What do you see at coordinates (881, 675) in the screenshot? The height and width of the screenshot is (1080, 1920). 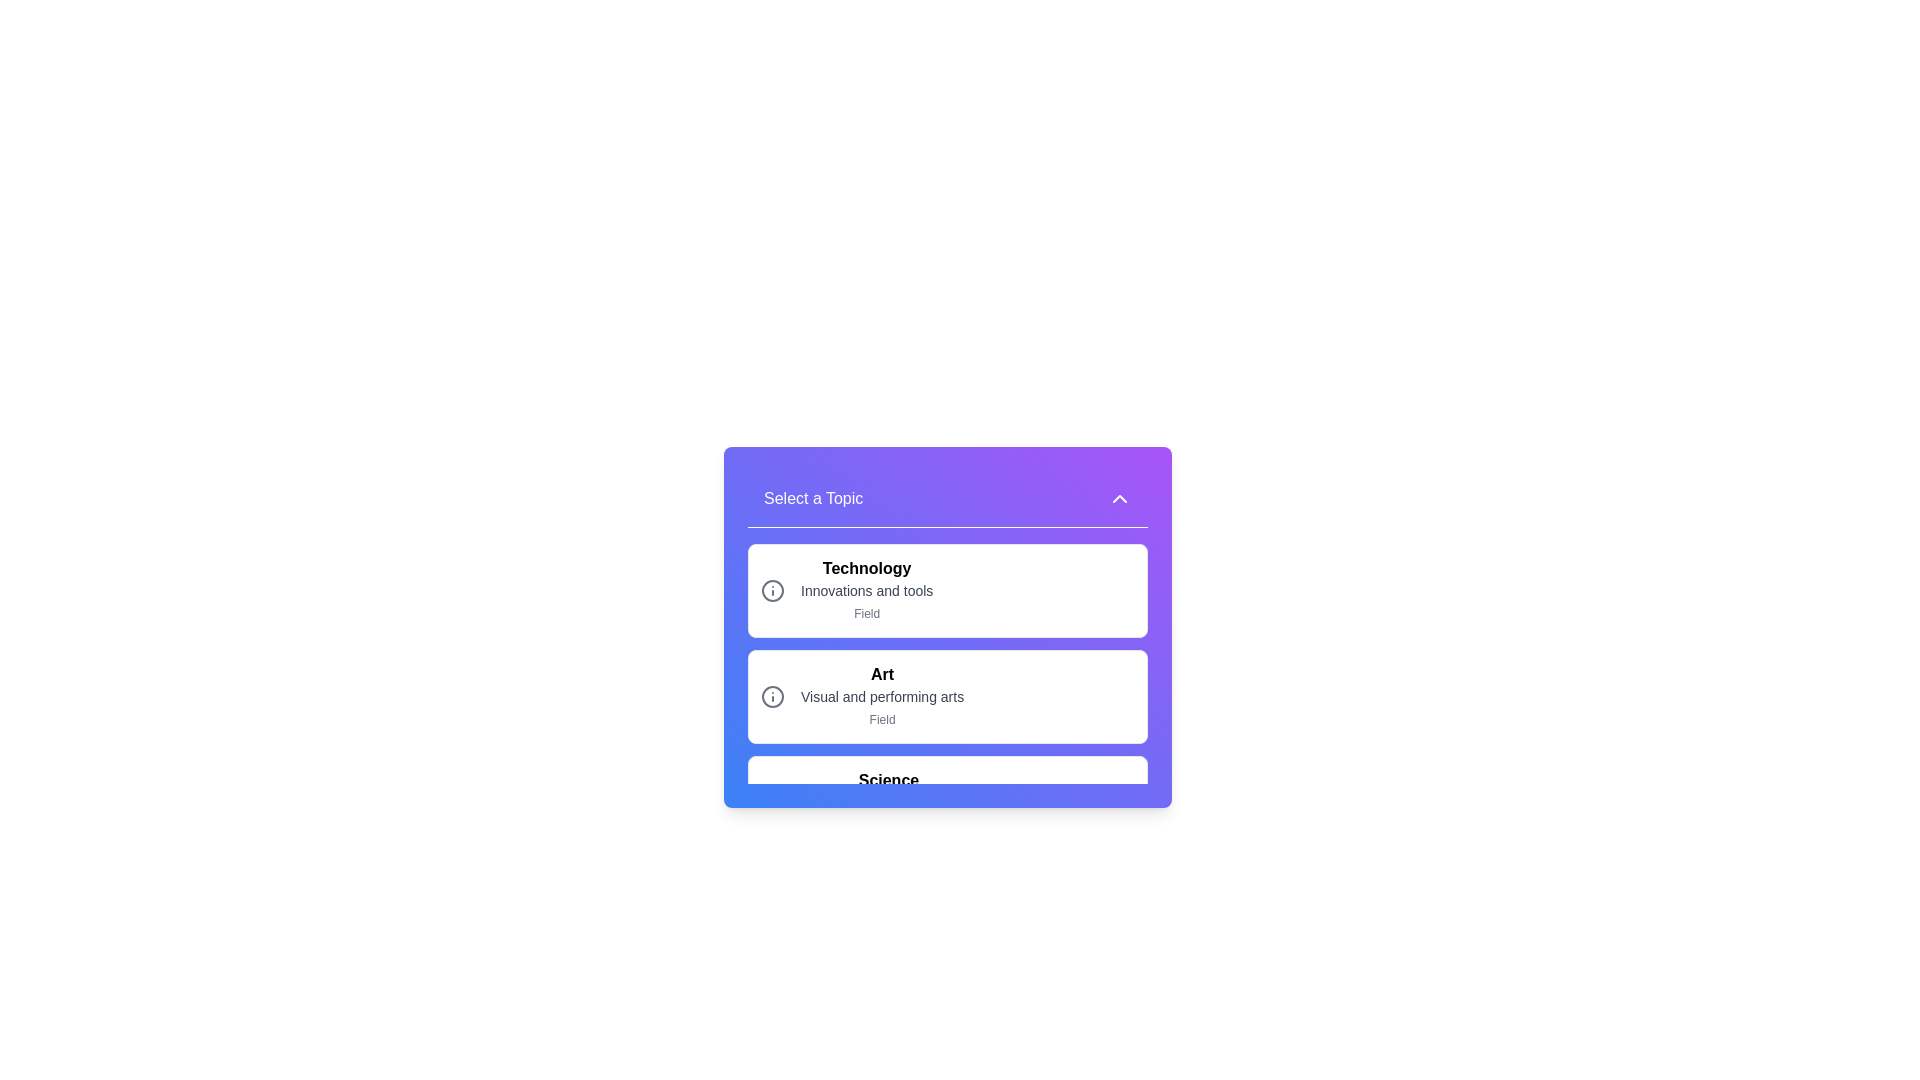 I see `text content of the Text Label that serves as a category header for art, located centrally in the second card of a vertical stack` at bounding box center [881, 675].